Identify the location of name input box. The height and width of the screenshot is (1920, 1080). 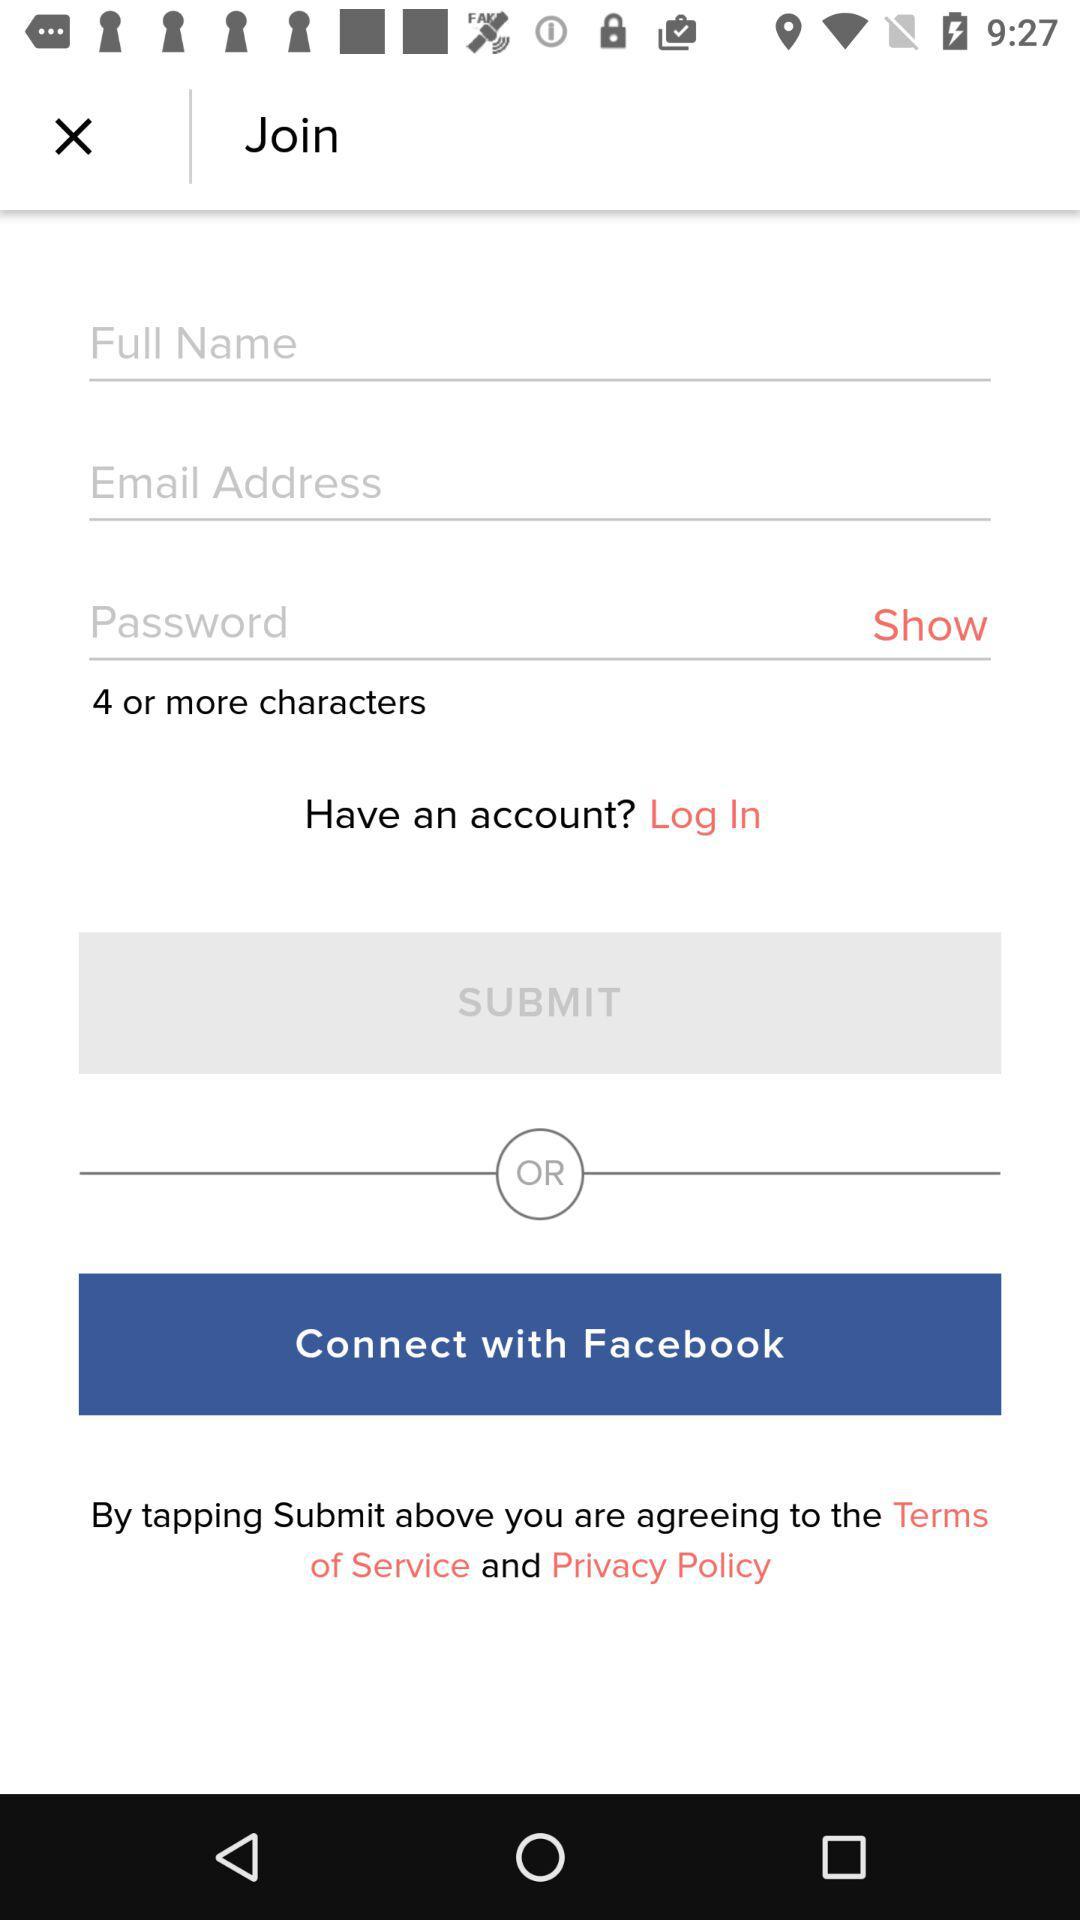
(540, 346).